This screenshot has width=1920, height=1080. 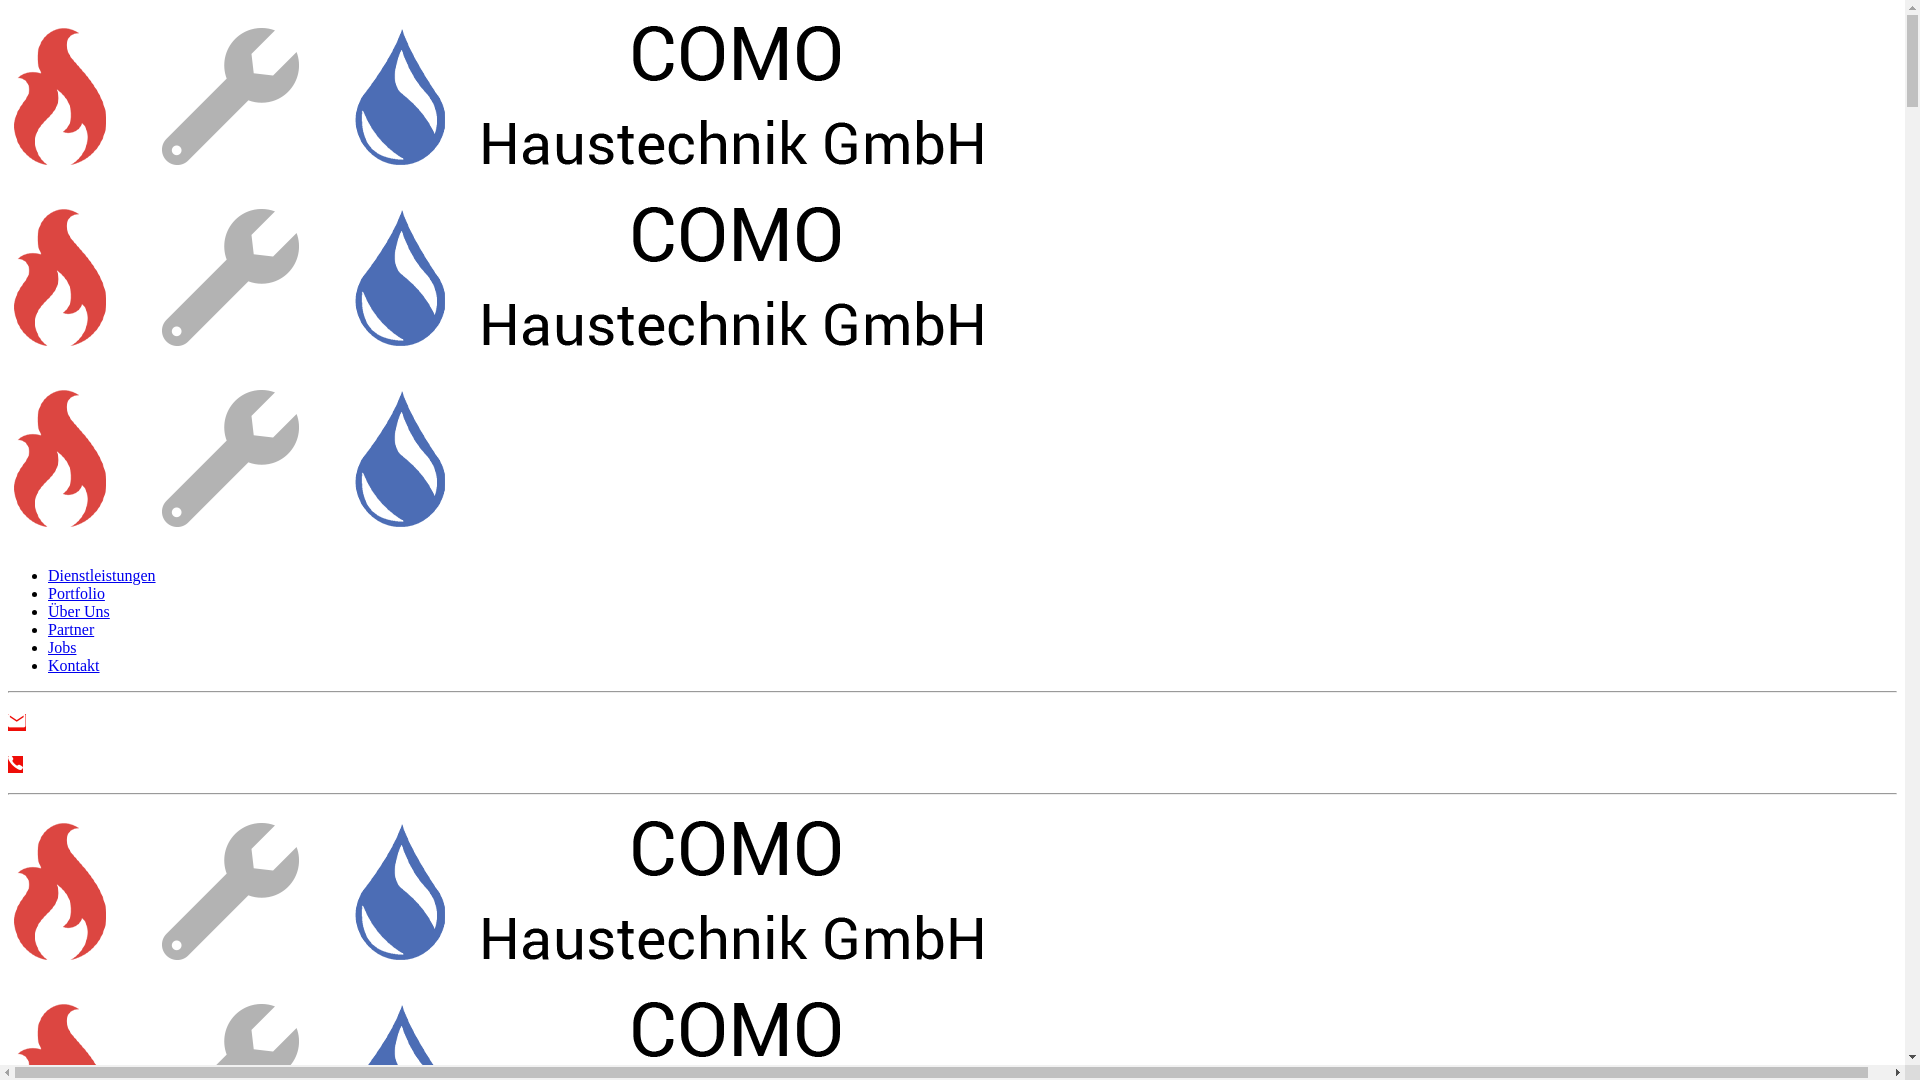 What do you see at coordinates (76, 592) in the screenshot?
I see `'Portfolio'` at bounding box center [76, 592].